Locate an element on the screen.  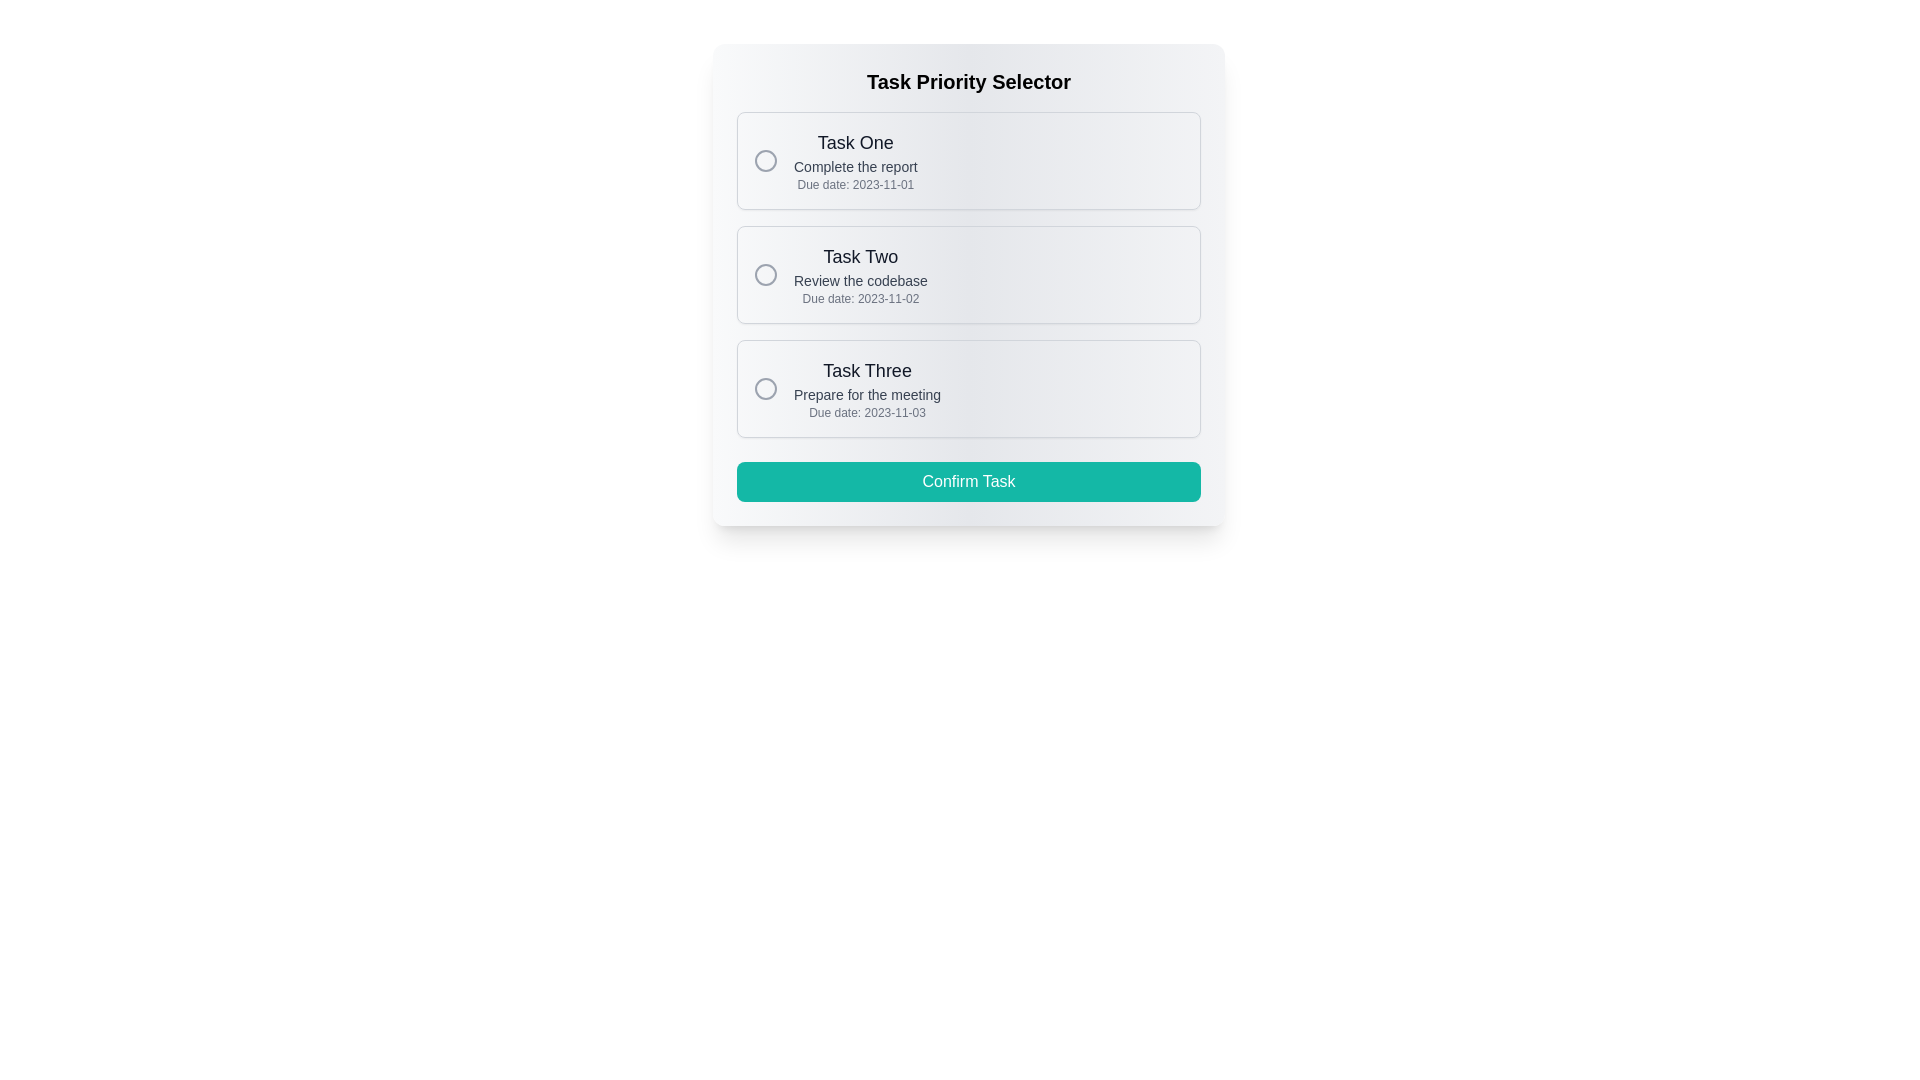
the Circular selection indicator (SVG Circle) is located at coordinates (765, 160).